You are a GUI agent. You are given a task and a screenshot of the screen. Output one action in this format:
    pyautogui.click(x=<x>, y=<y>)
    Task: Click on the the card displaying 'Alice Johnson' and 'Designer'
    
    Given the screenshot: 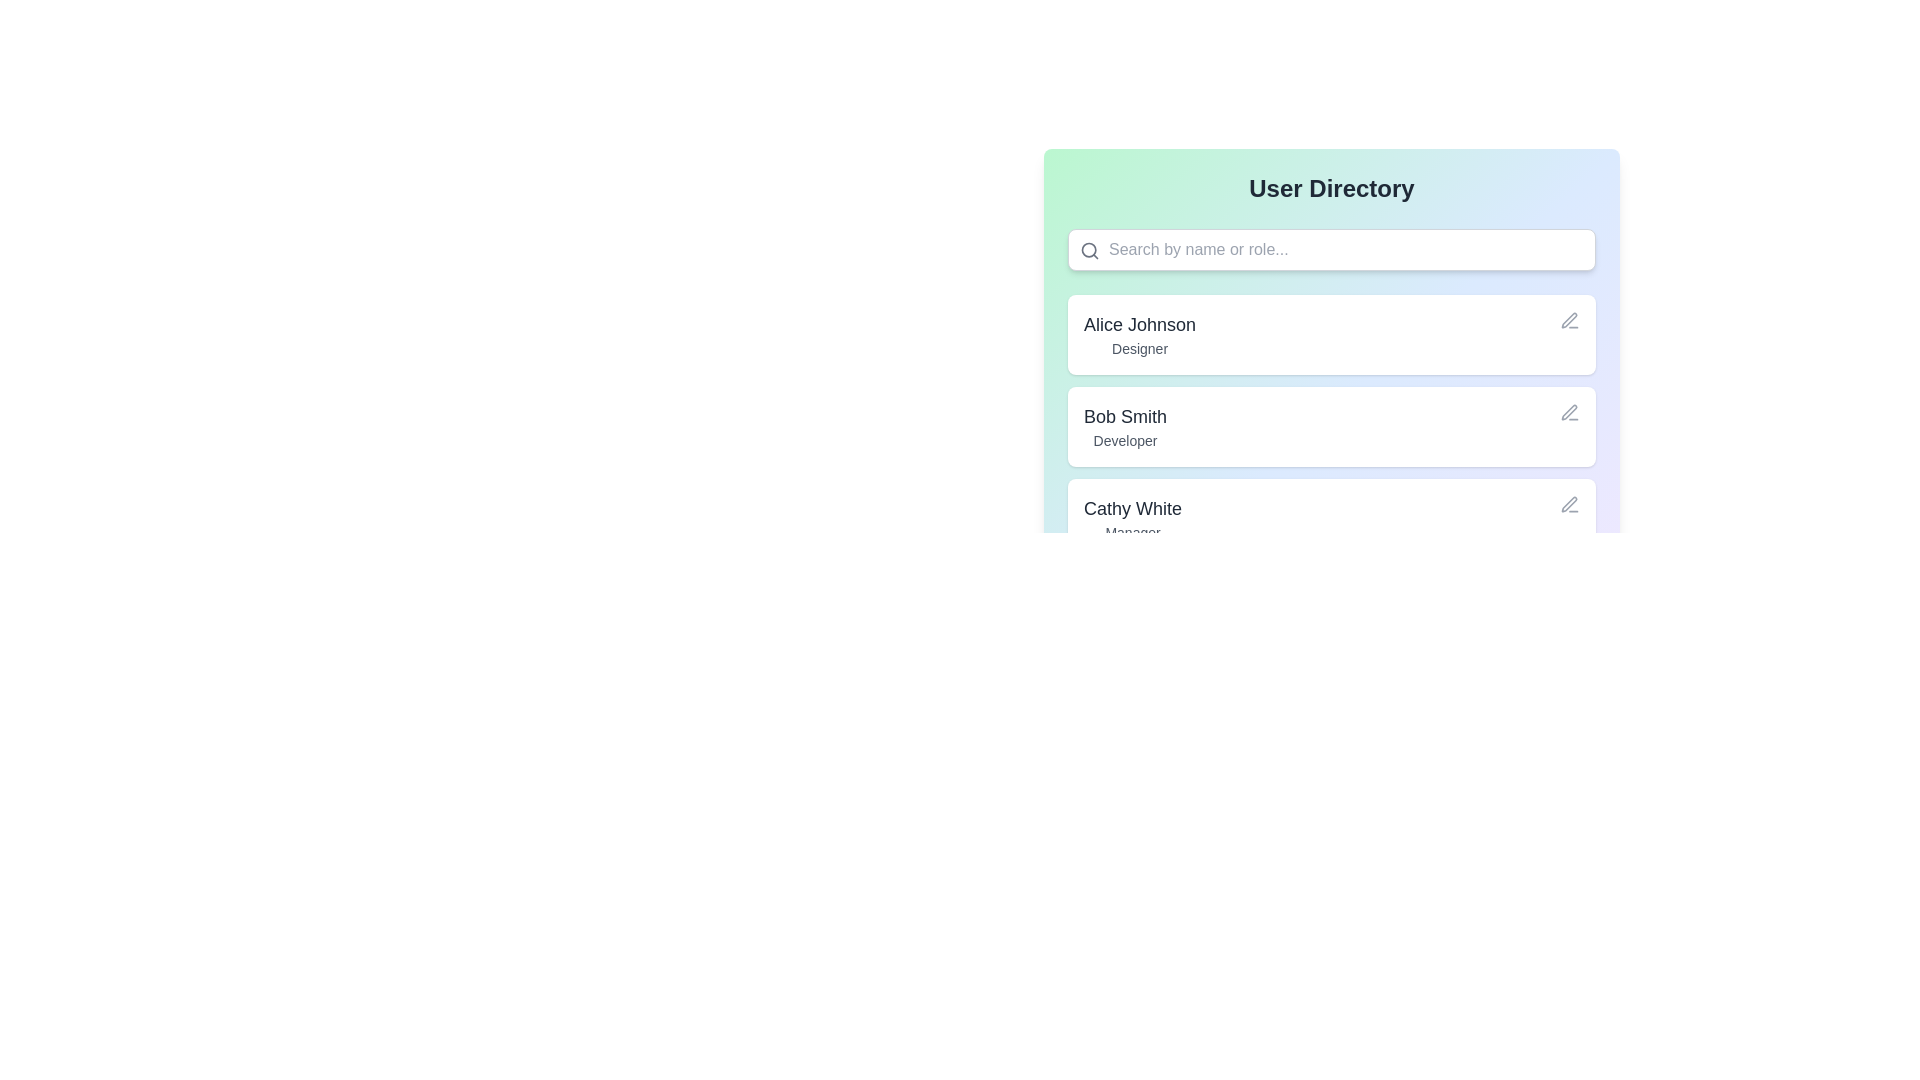 What is the action you would take?
    pyautogui.click(x=1331, y=327)
    